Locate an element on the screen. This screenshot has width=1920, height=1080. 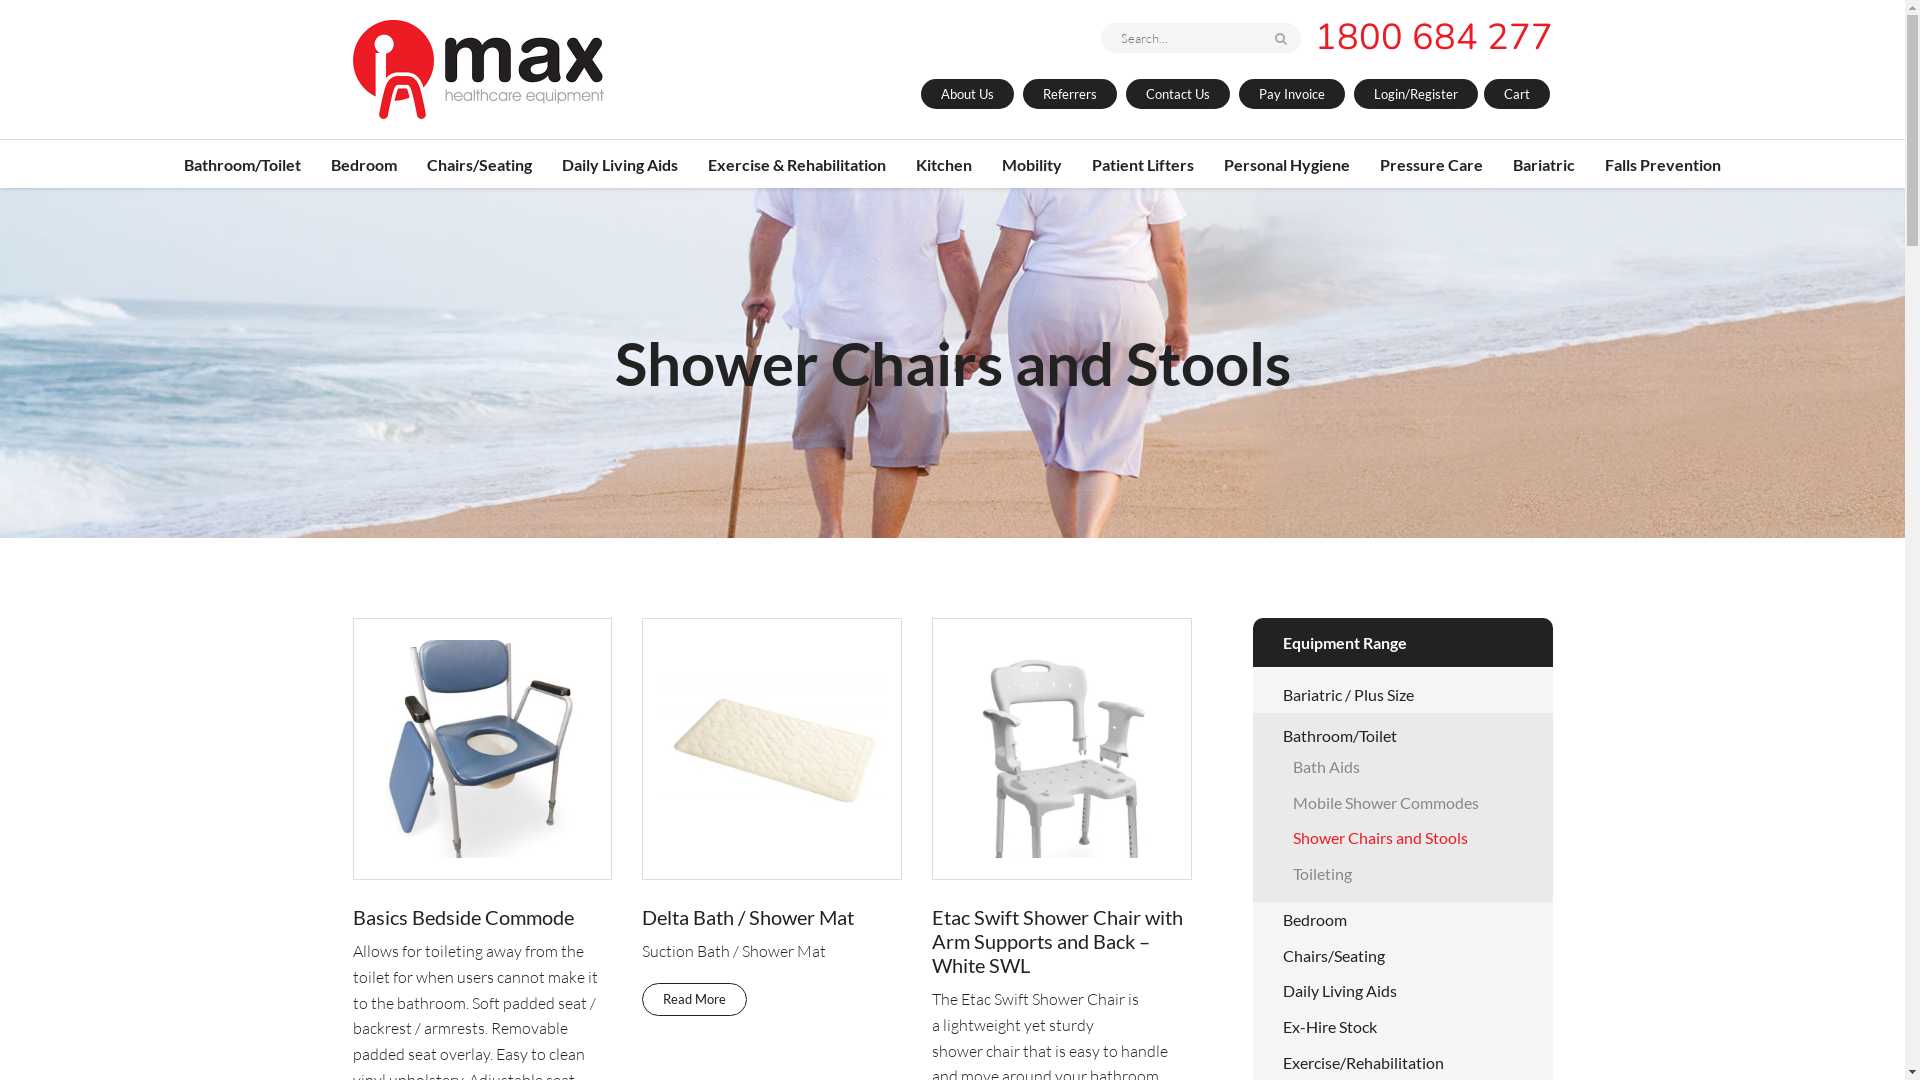
'Kitchen' is located at coordinates (943, 163).